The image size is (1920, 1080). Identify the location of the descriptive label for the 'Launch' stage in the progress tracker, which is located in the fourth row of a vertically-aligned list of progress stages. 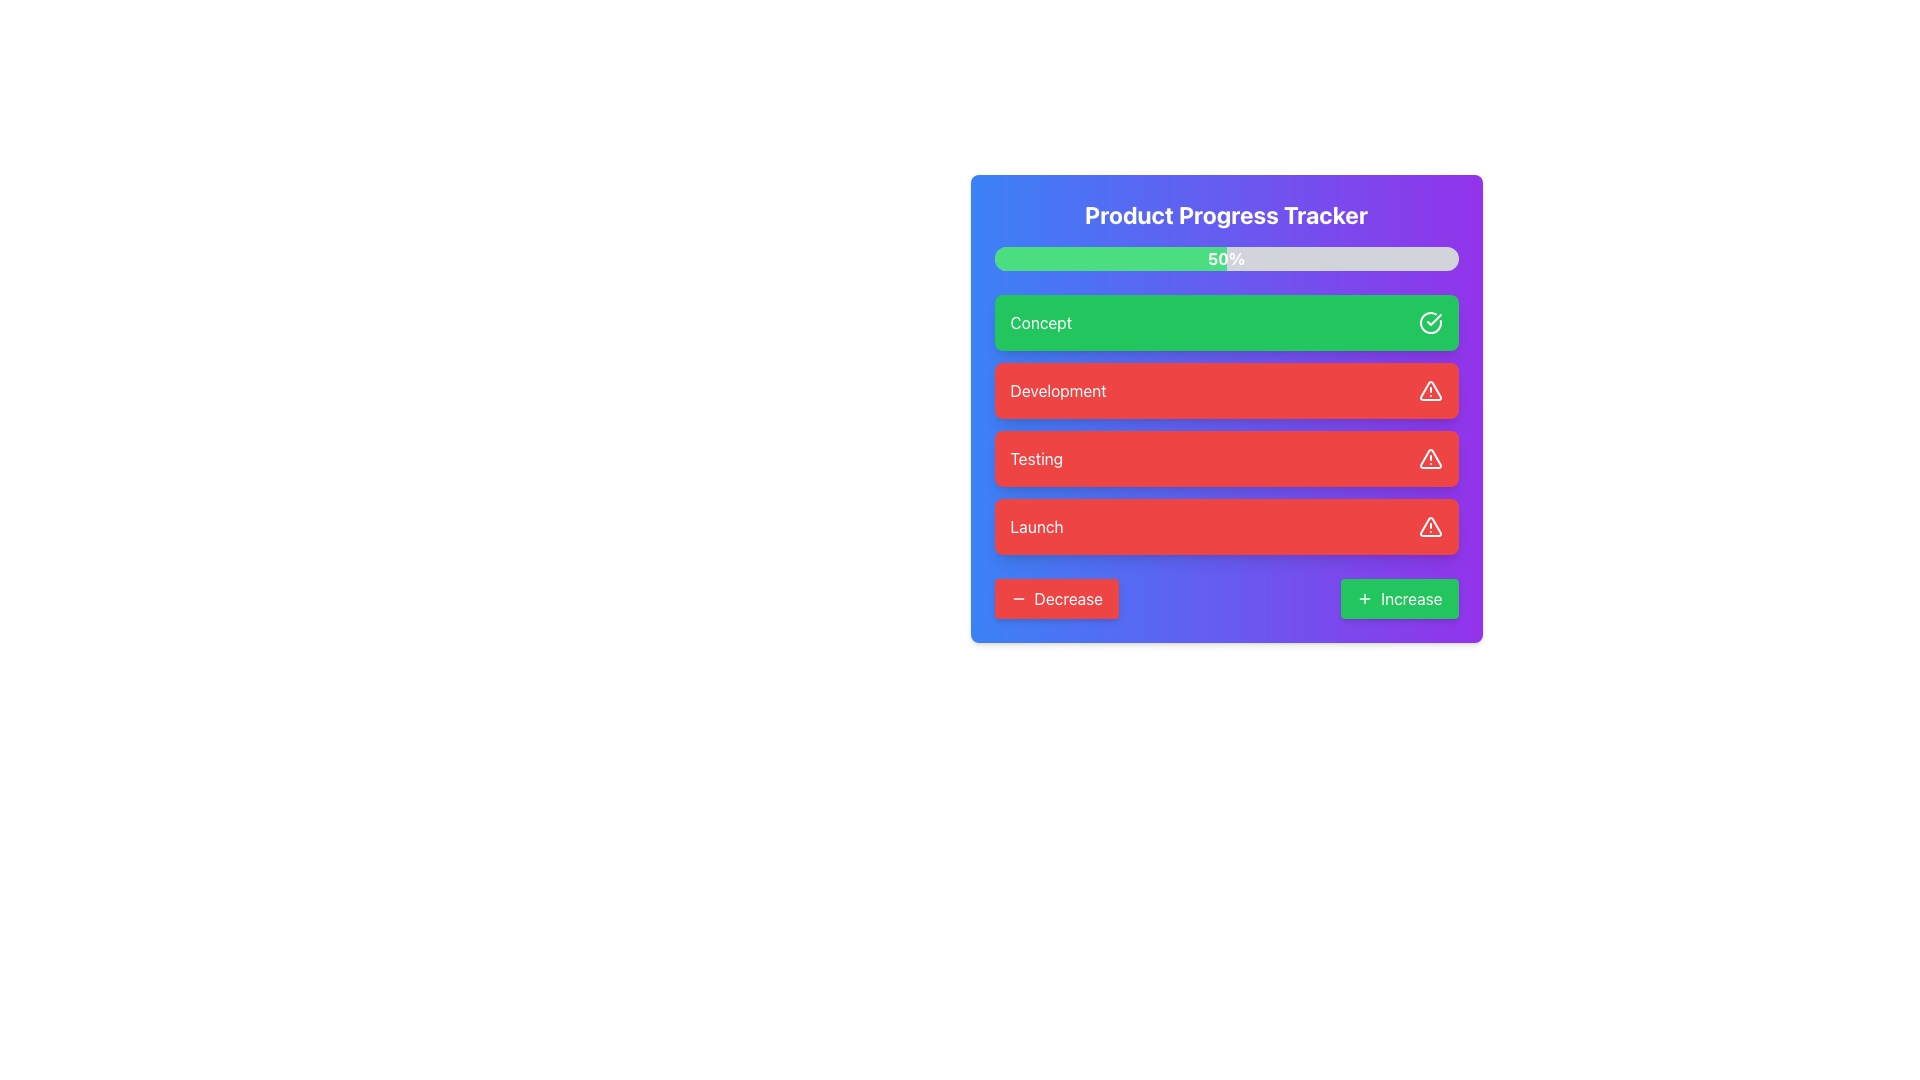
(1036, 526).